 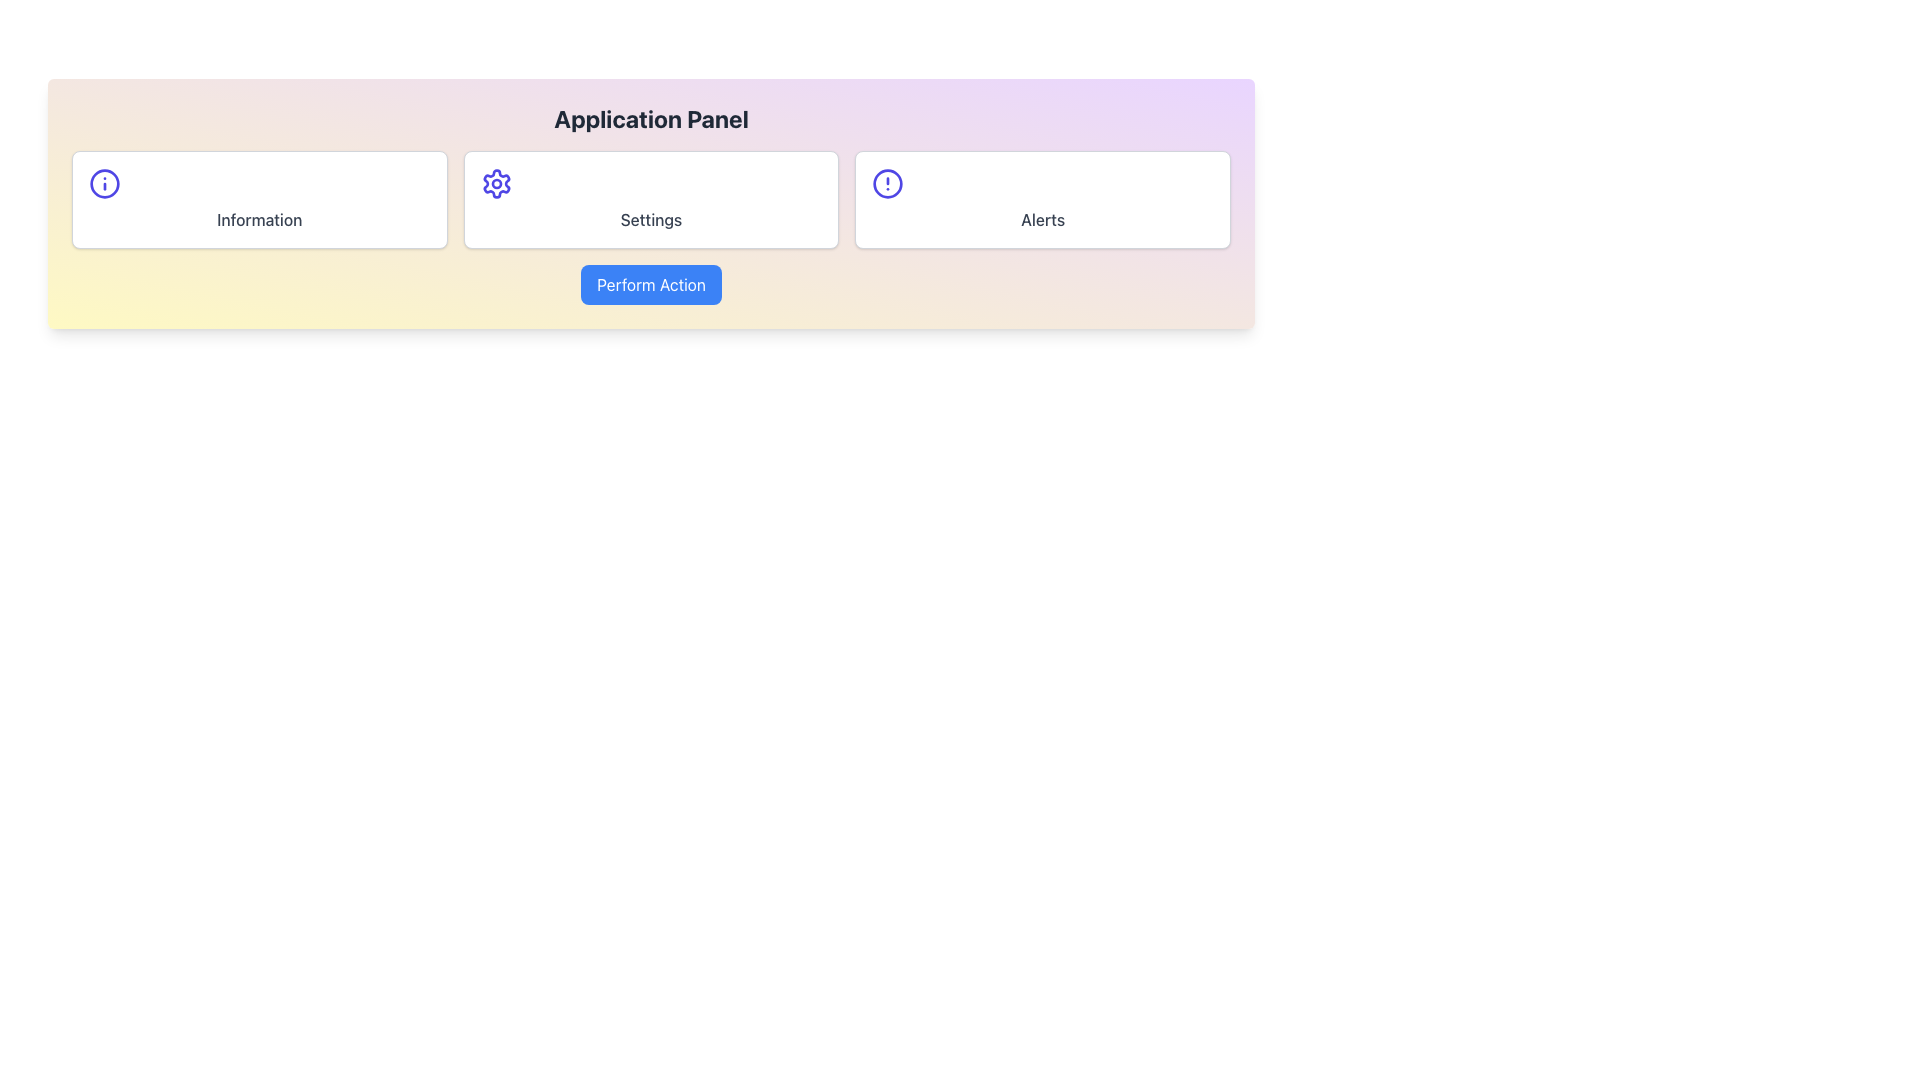 What do you see at coordinates (1042, 219) in the screenshot?
I see `the 'Alerts' text label located at the bottom of the card on the rightmost side of three horizontally aligned cards` at bounding box center [1042, 219].